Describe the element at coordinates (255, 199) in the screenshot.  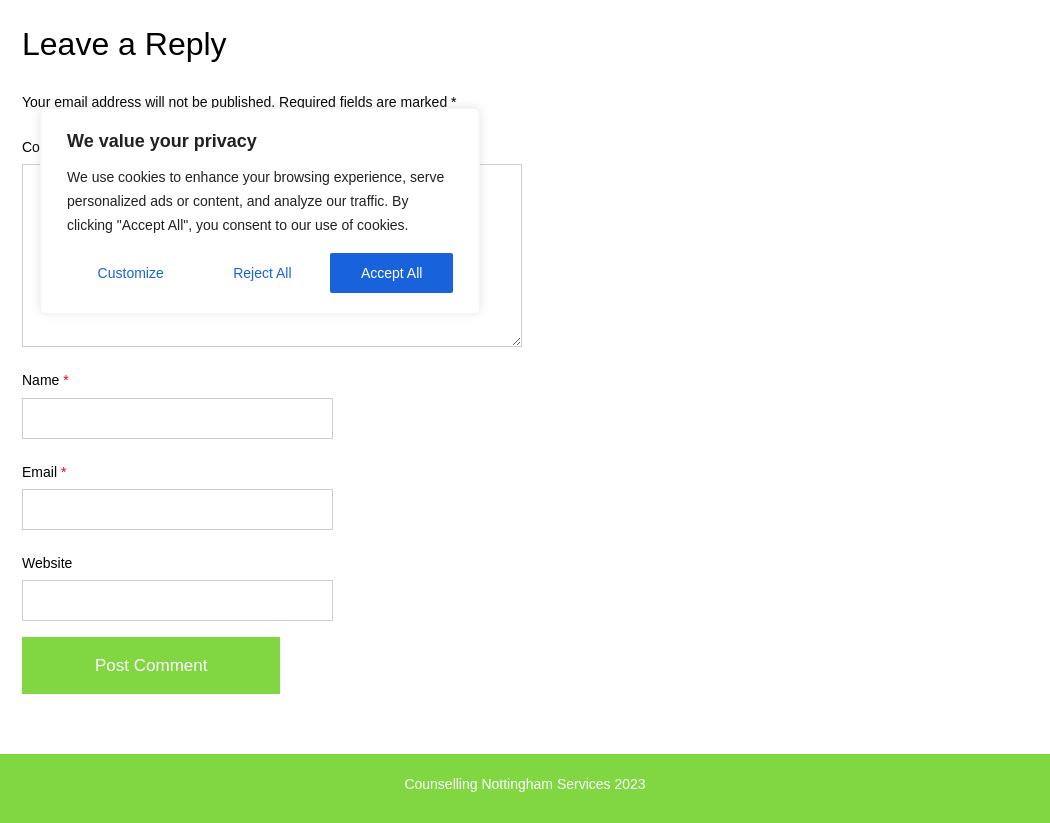
I see `'We use cookies to enhance your browsing experience, serve personalized ads or content, and analyze our traffic. By clicking "Accept All", you consent to our use of cookies.'` at that location.